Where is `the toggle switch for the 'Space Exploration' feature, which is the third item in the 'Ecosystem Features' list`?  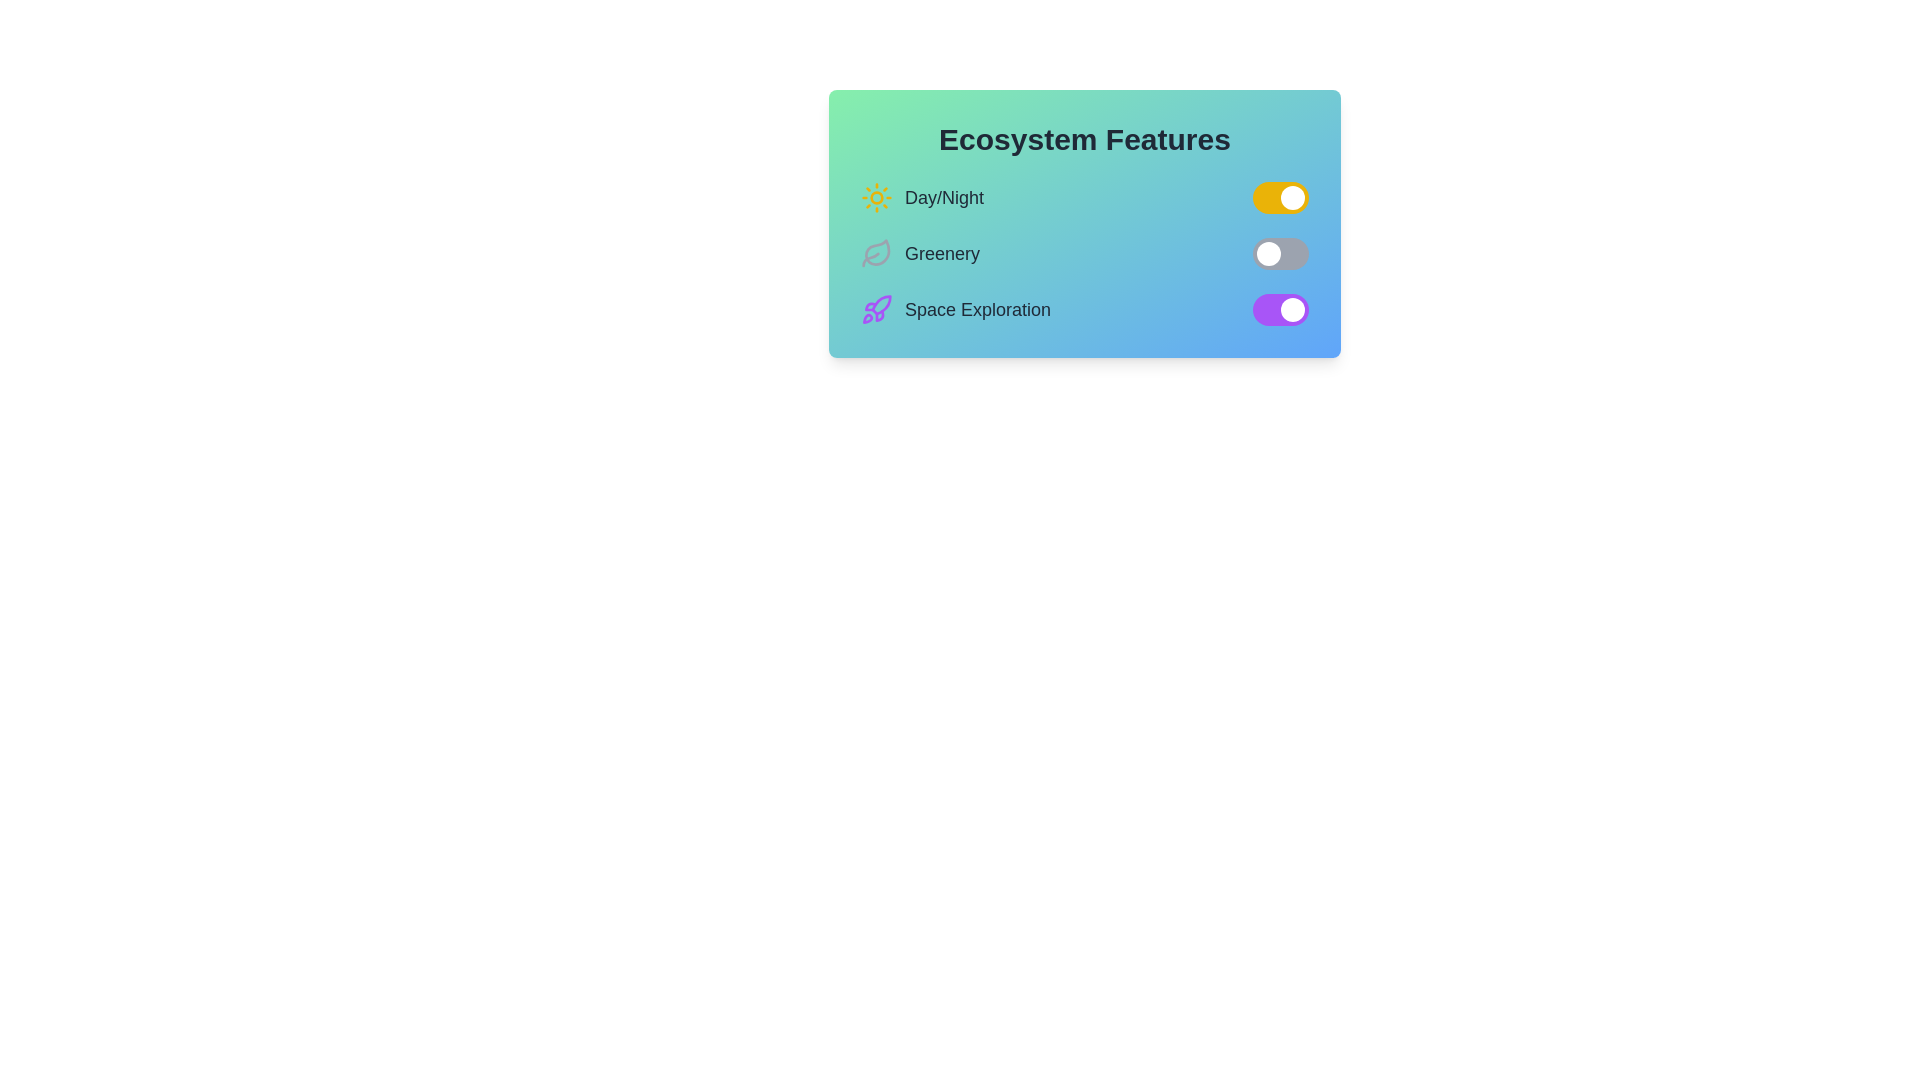 the toggle switch for the 'Space Exploration' feature, which is the third item in the 'Ecosystem Features' list is located at coordinates (1083, 309).